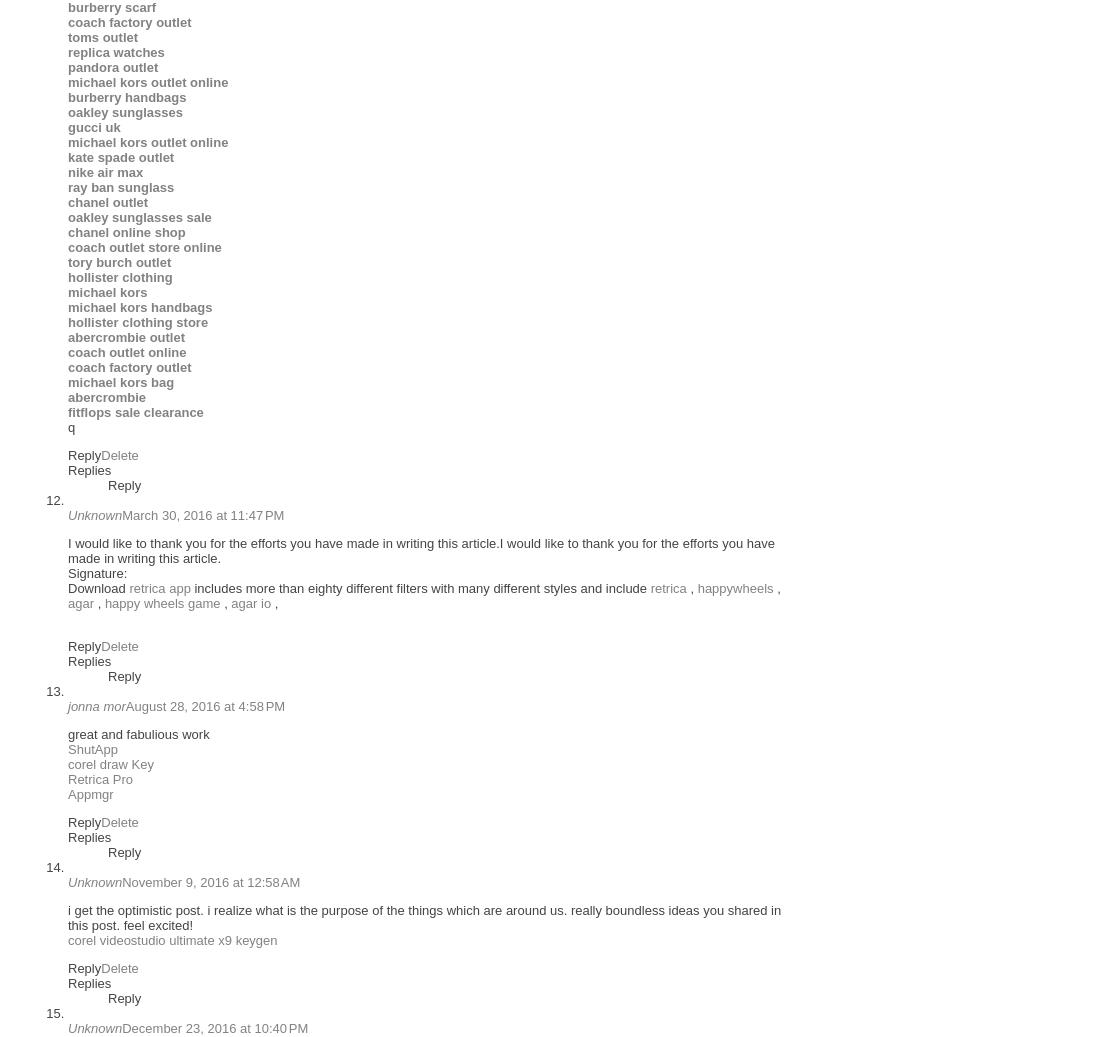  I want to click on 'Download', so click(98, 588).